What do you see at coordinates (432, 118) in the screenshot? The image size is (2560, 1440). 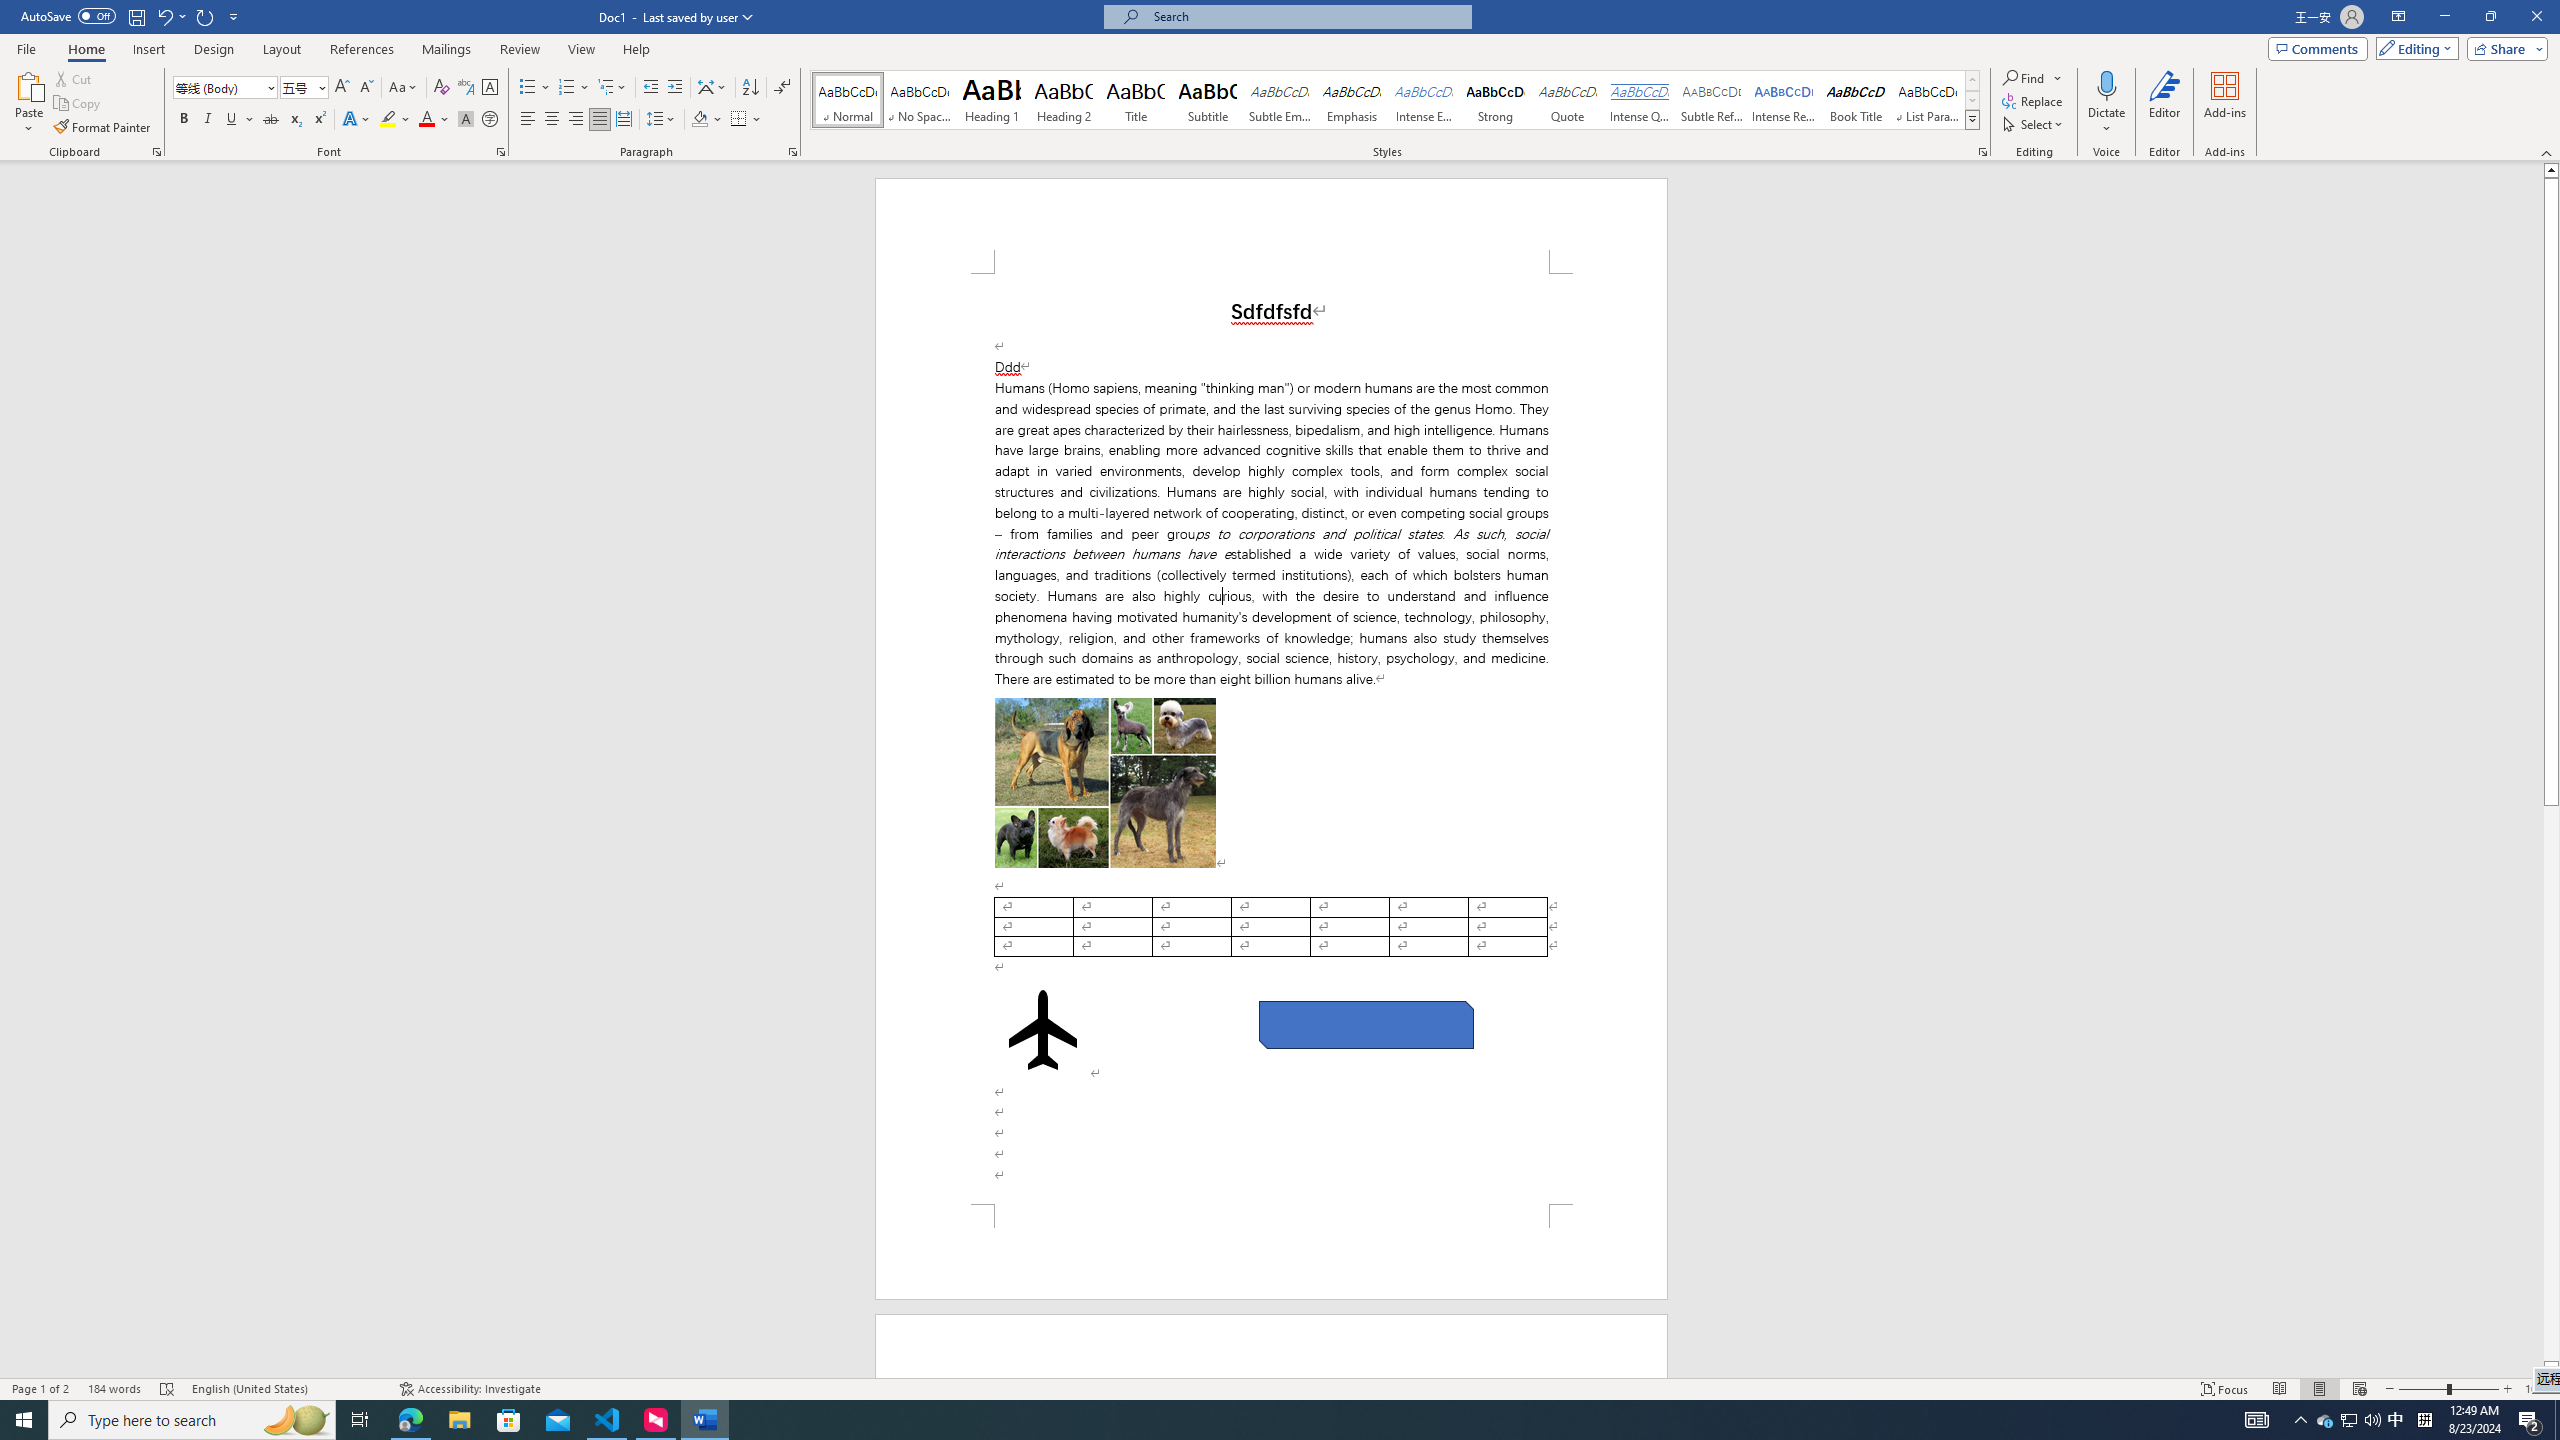 I see `'Font Color'` at bounding box center [432, 118].